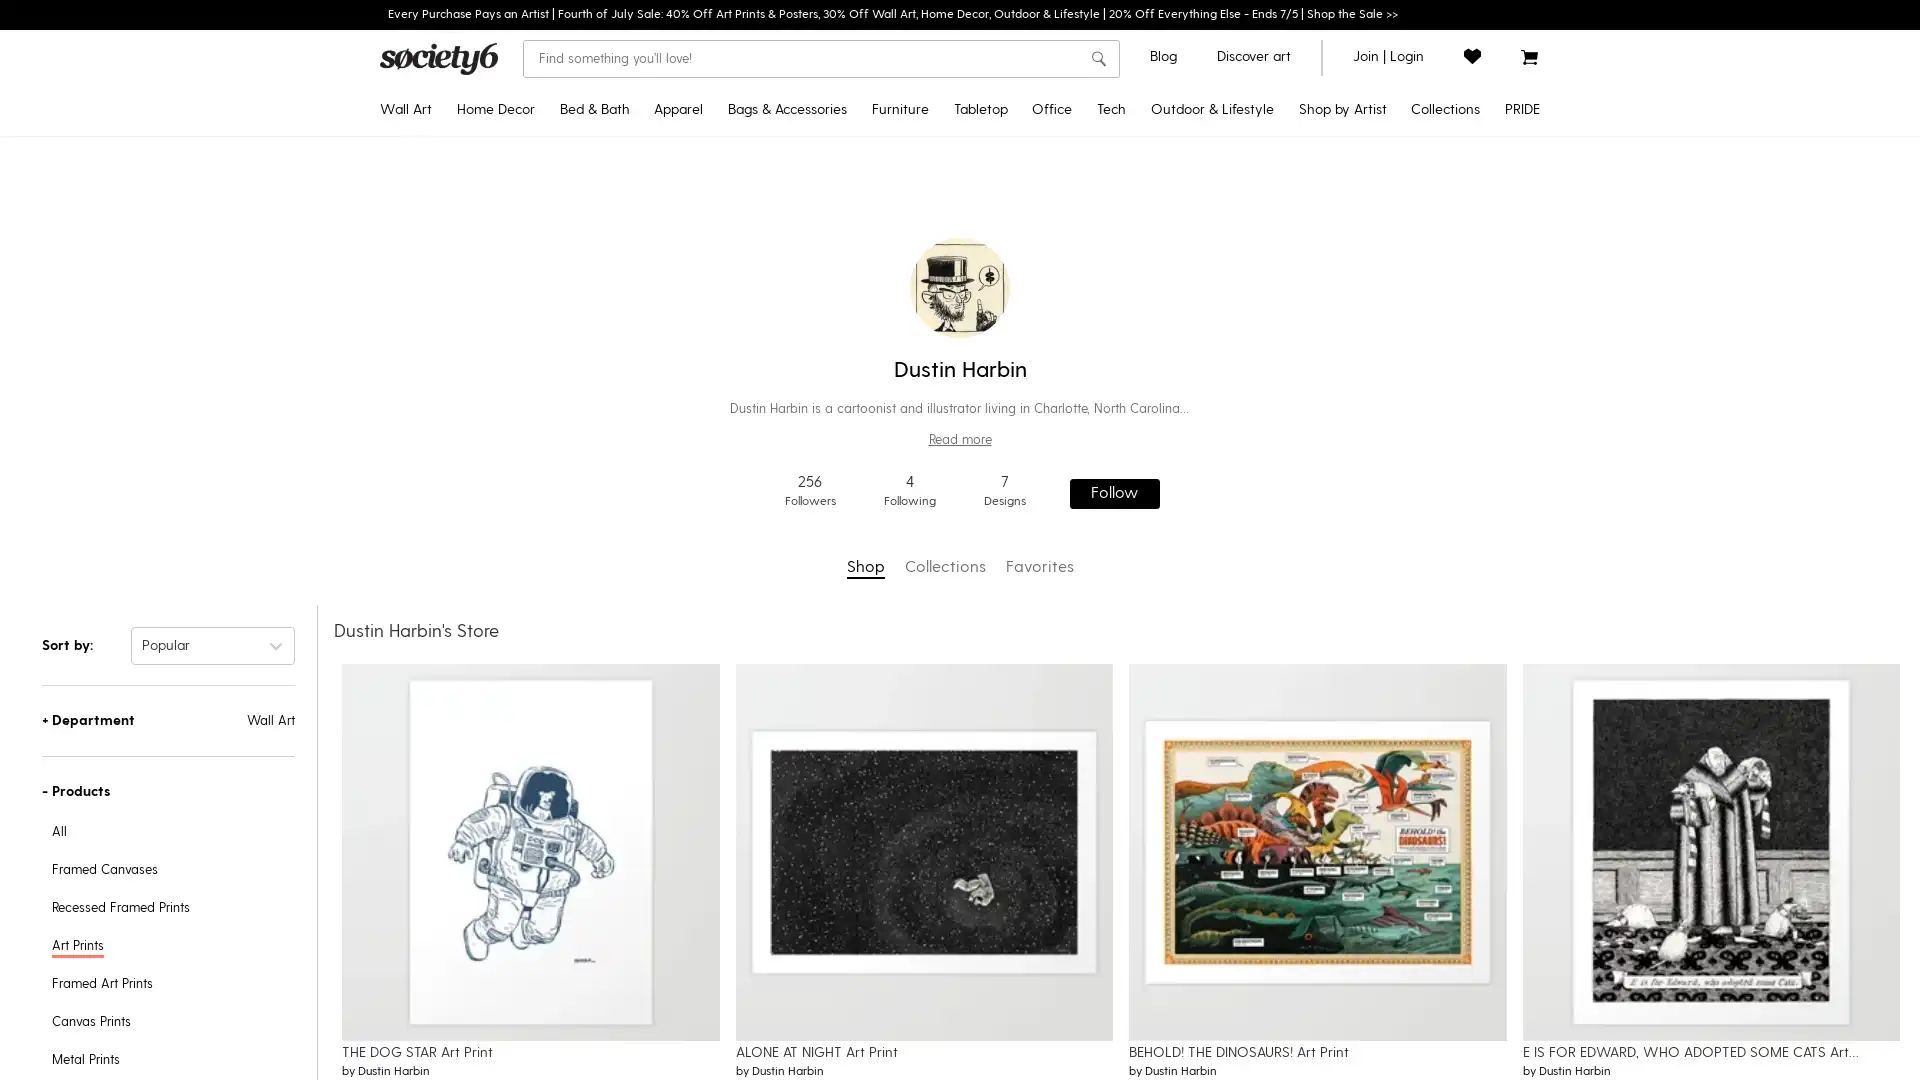 This screenshot has height=1080, width=1920. Describe the element at coordinates (1101, 483) in the screenshot. I see `Laptop Stickers` at that location.